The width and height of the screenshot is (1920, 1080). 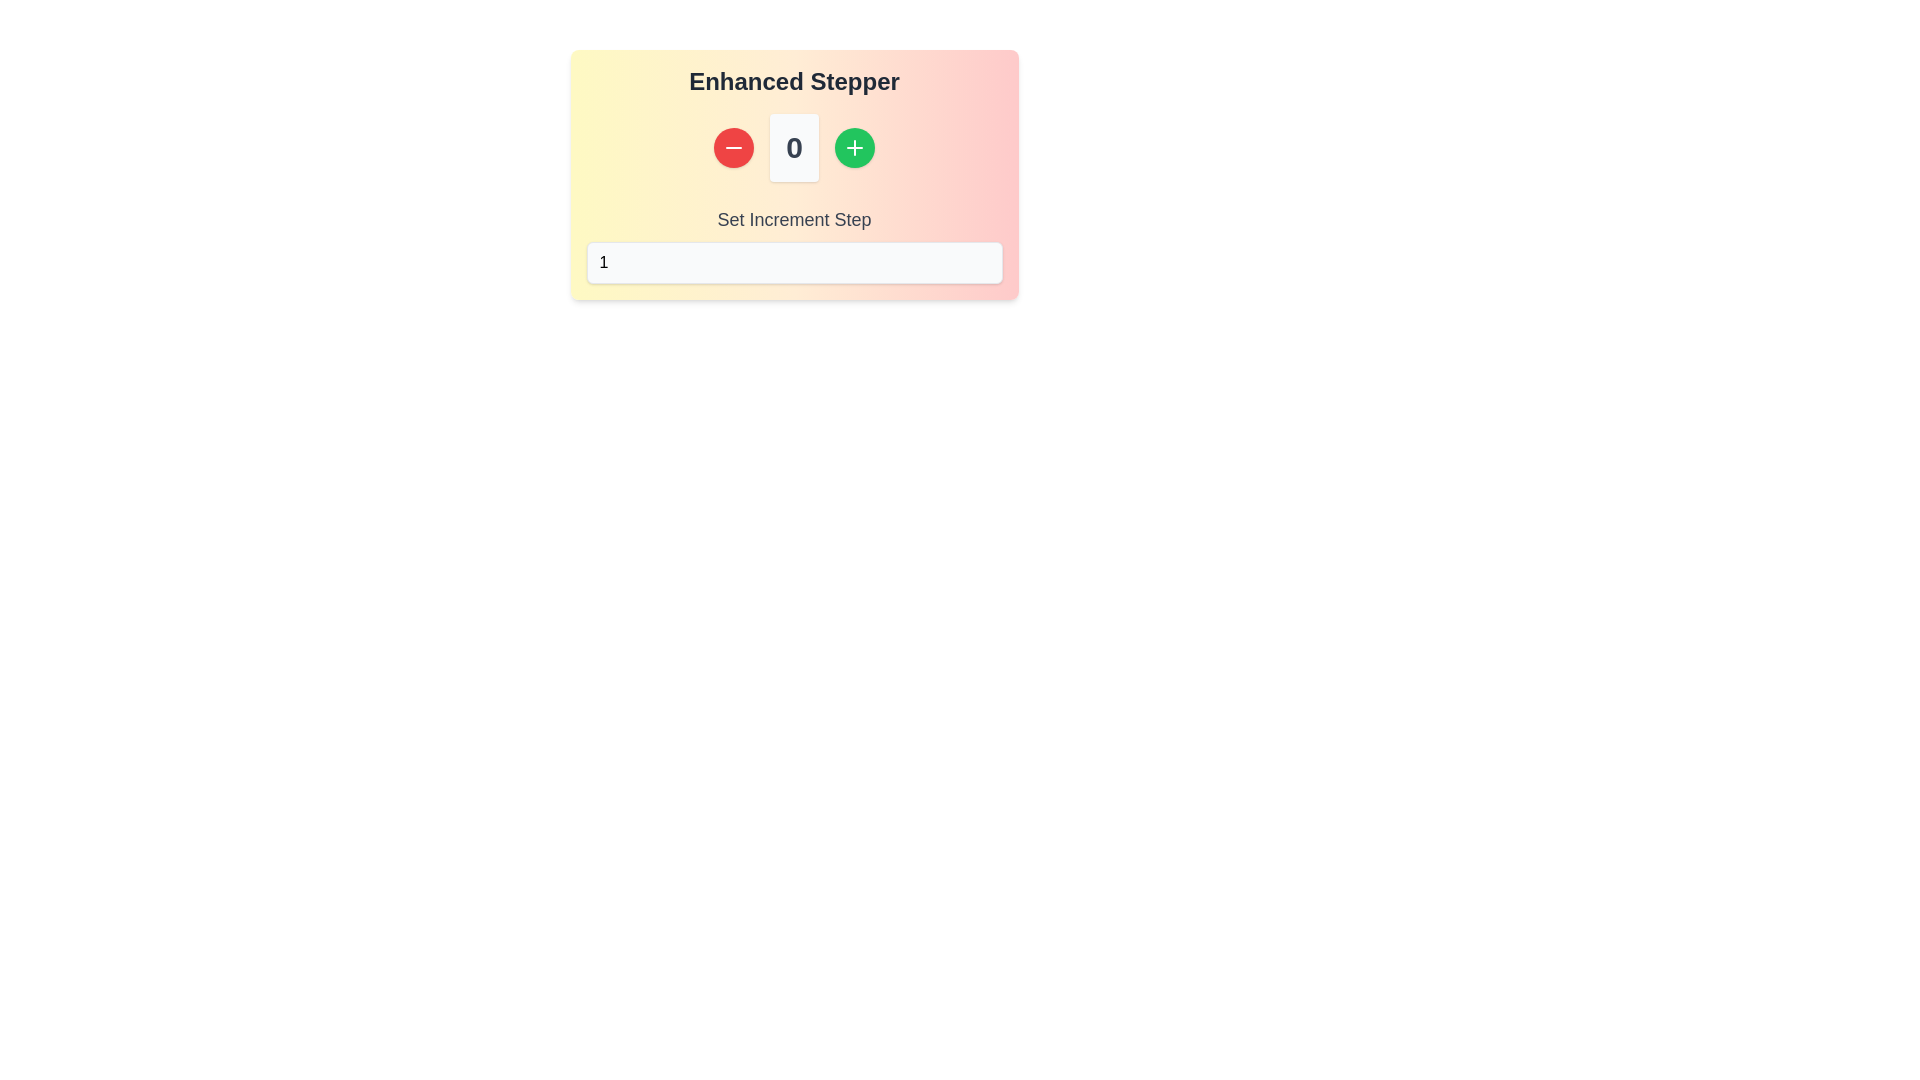 I want to click on the first button on the left in the 'Enhanced Stepper' control panel, so click(x=733, y=146).